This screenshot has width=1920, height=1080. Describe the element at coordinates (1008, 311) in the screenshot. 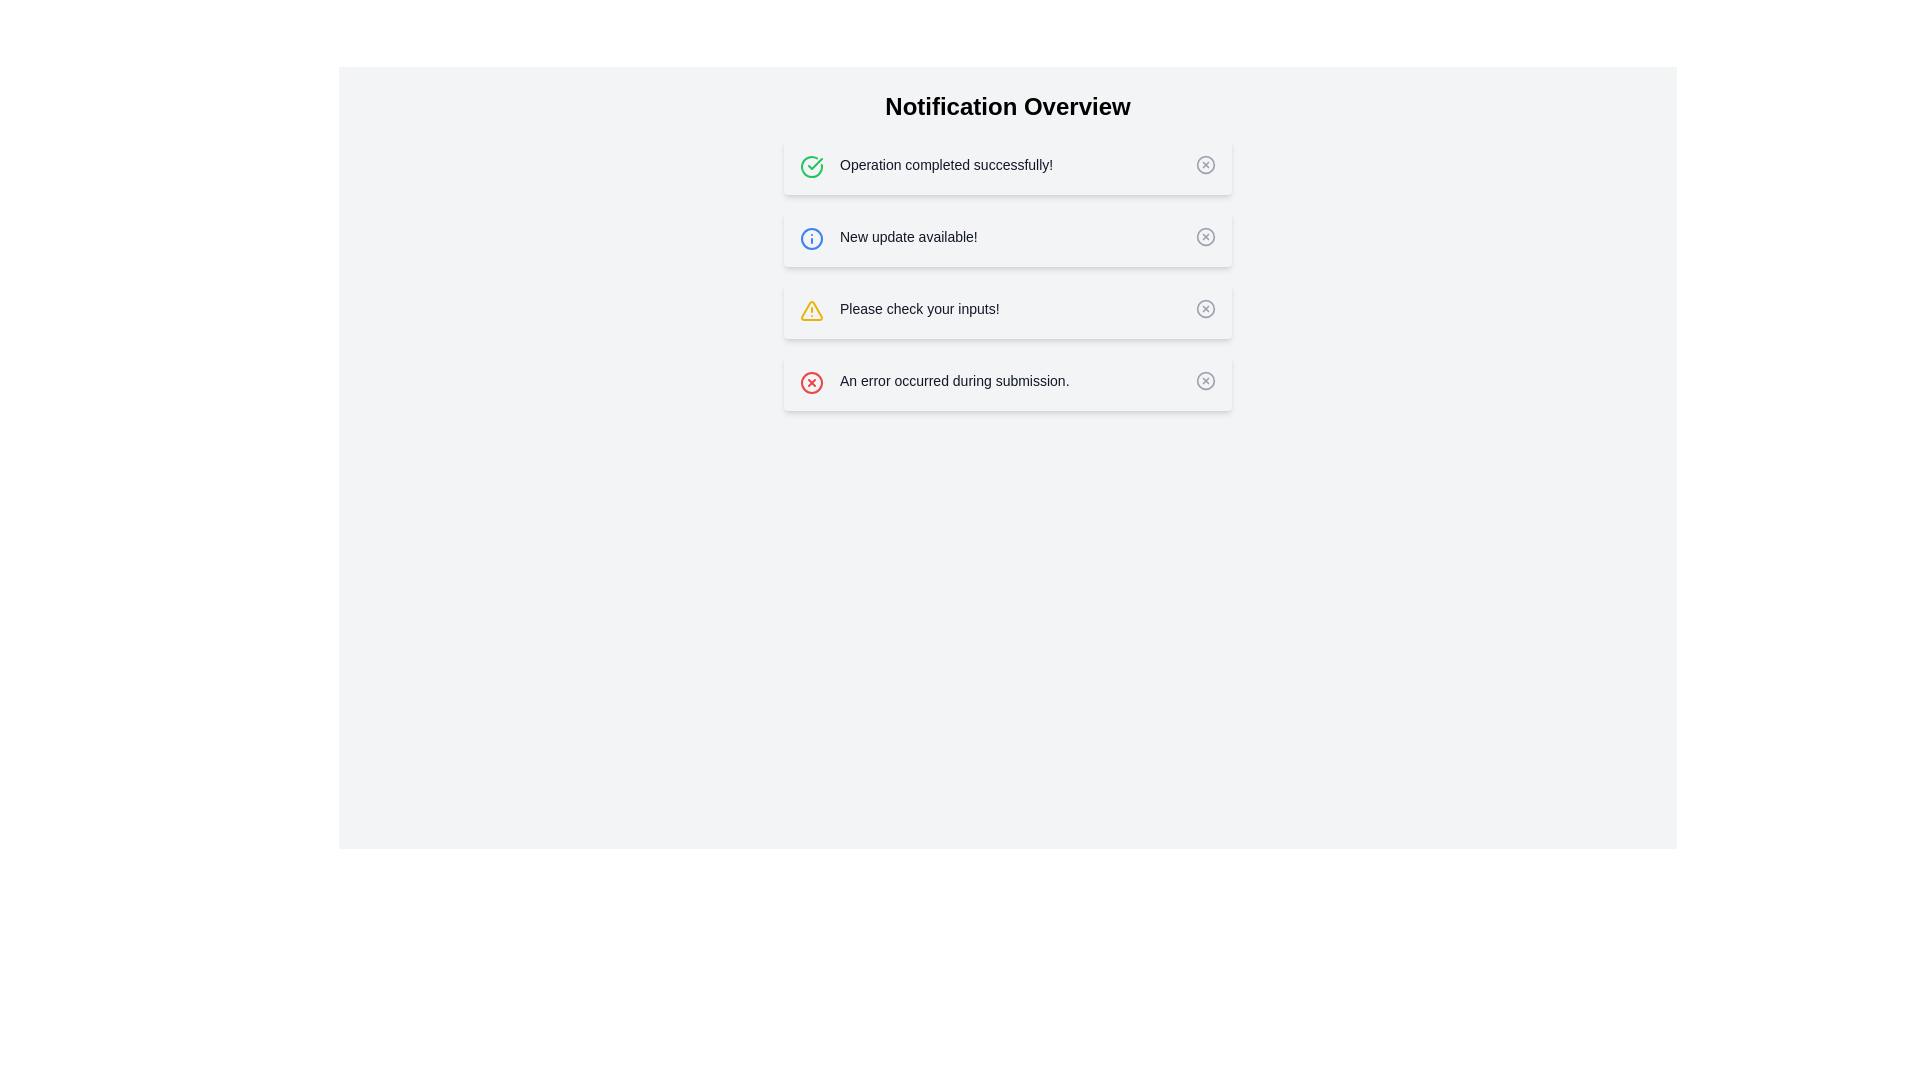

I see `the third notification in the 'Notification Overview' section to potentially see additional information` at that location.